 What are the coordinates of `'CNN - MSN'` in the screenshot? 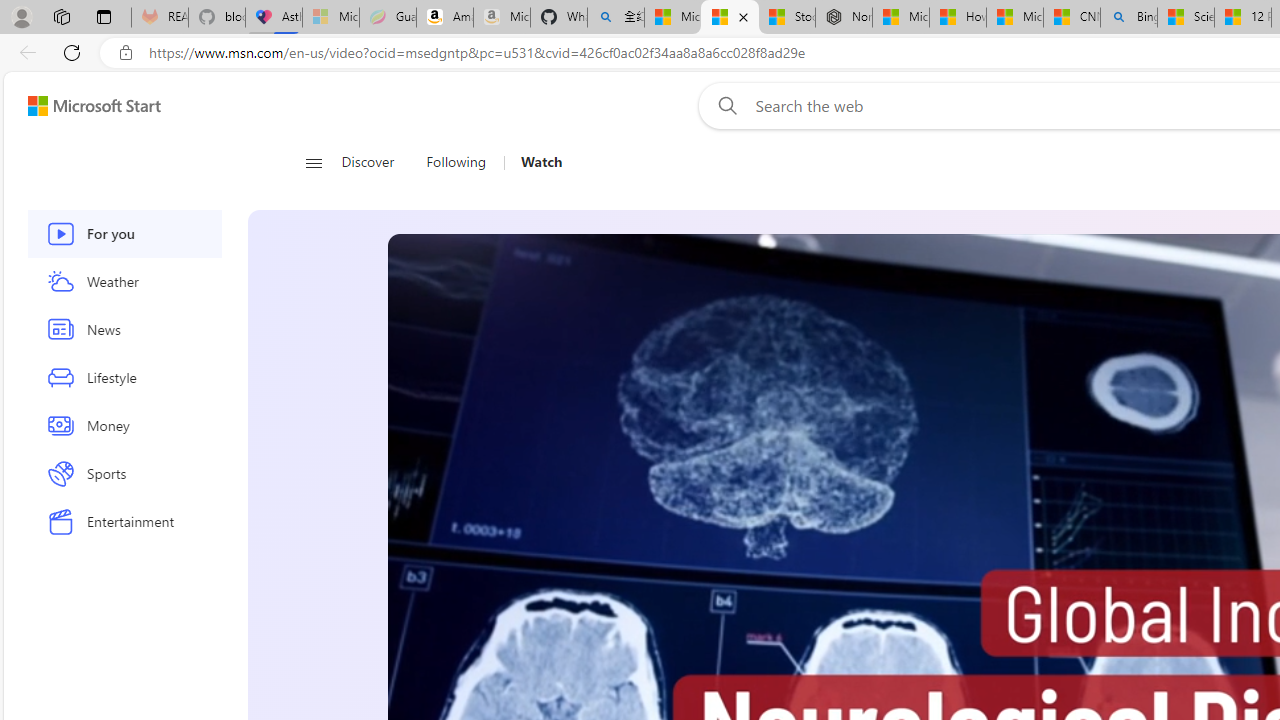 It's located at (1071, 17).